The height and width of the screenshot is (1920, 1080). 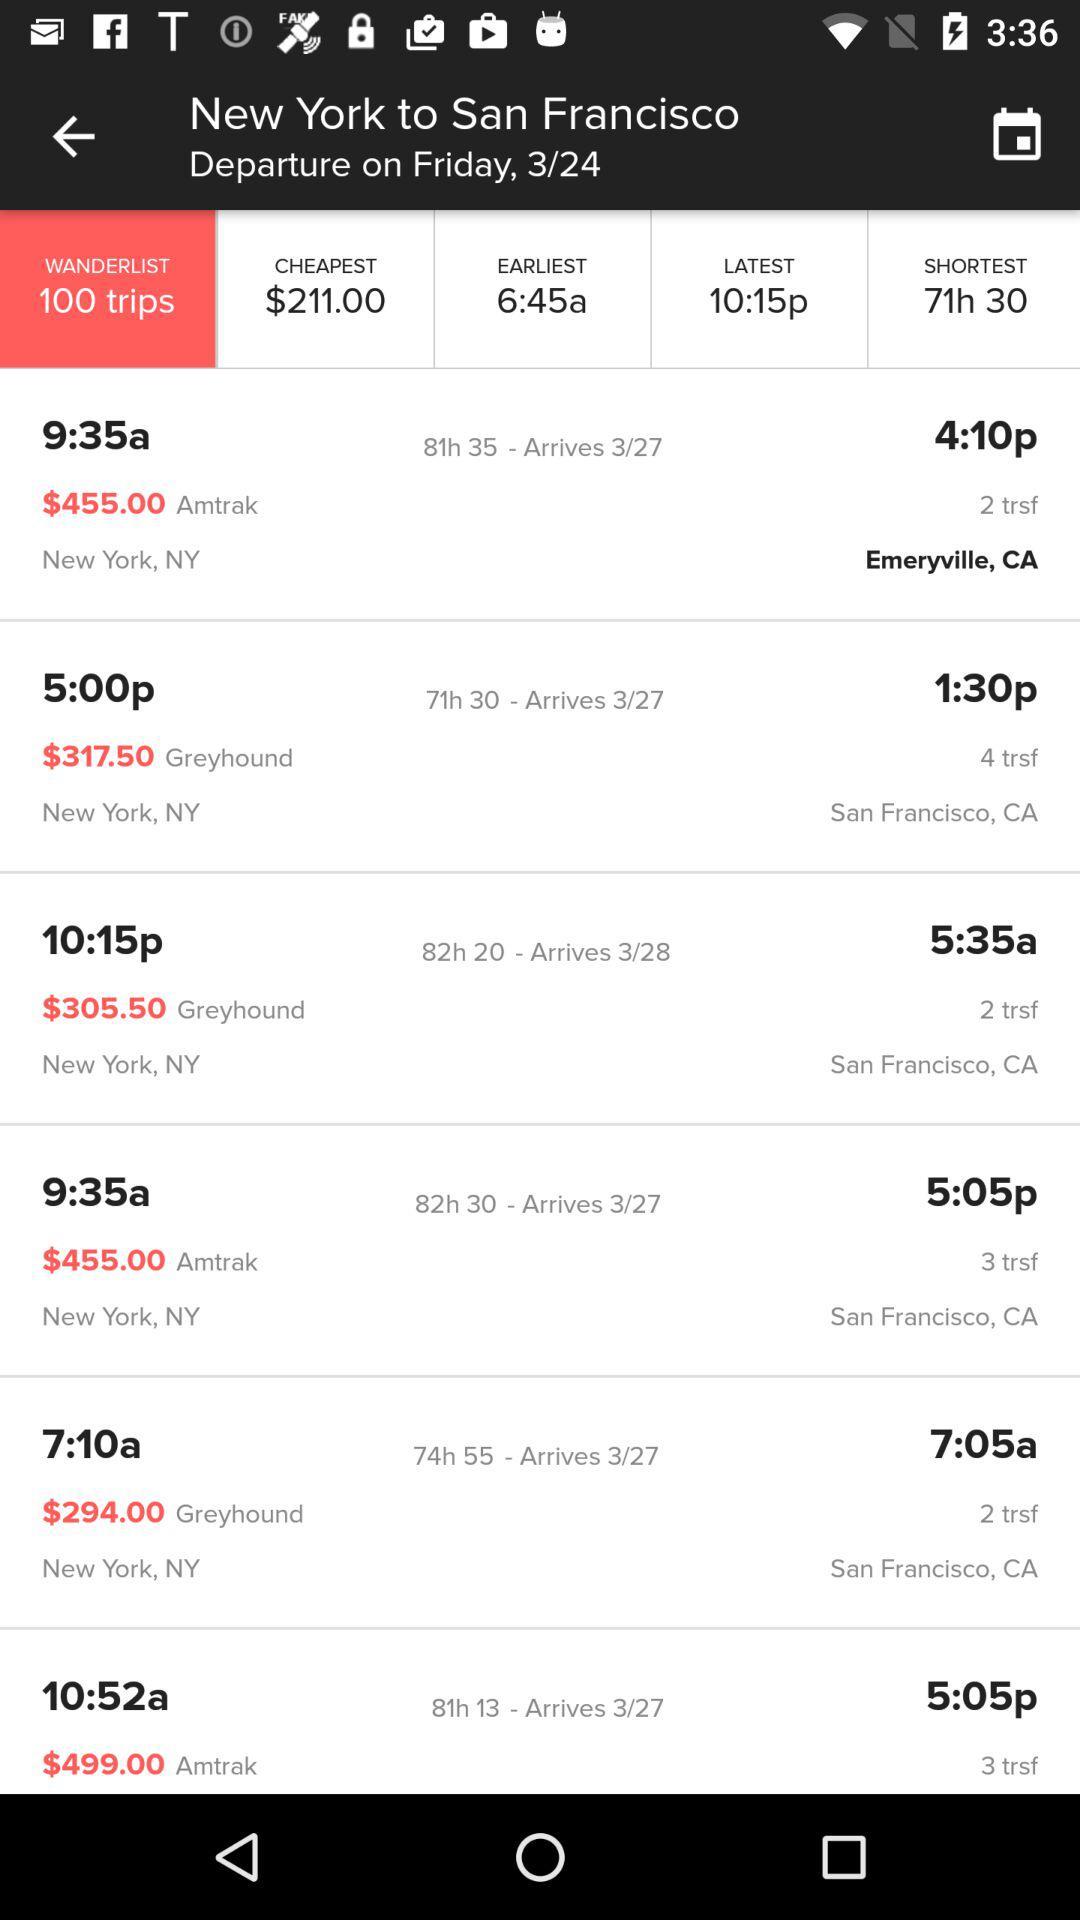 I want to click on icon next to 10:52a icon, so click(x=465, y=1707).